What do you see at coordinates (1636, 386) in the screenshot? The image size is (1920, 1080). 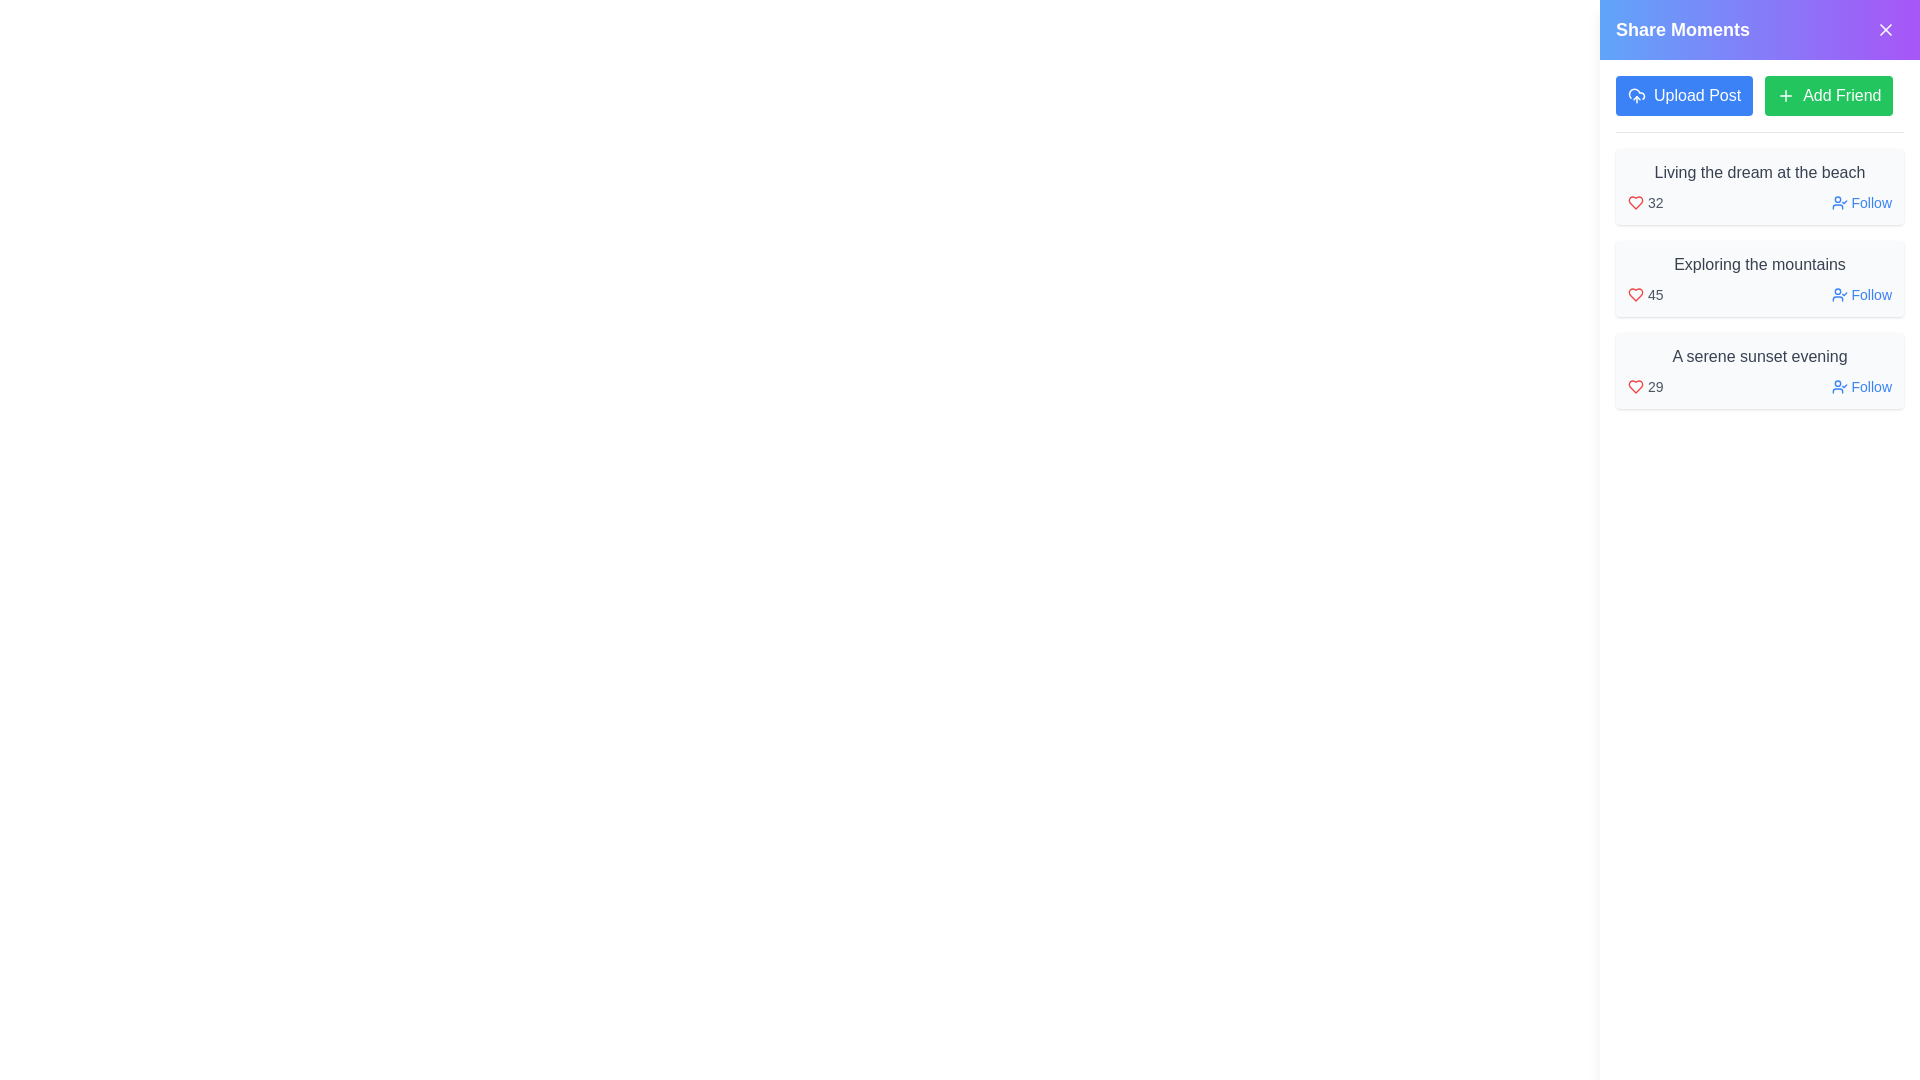 I see `the 'like' or 'favorite' icon located in the third listing under the 'Share Moments' section, which is visually represented by a heart icon` at bounding box center [1636, 386].